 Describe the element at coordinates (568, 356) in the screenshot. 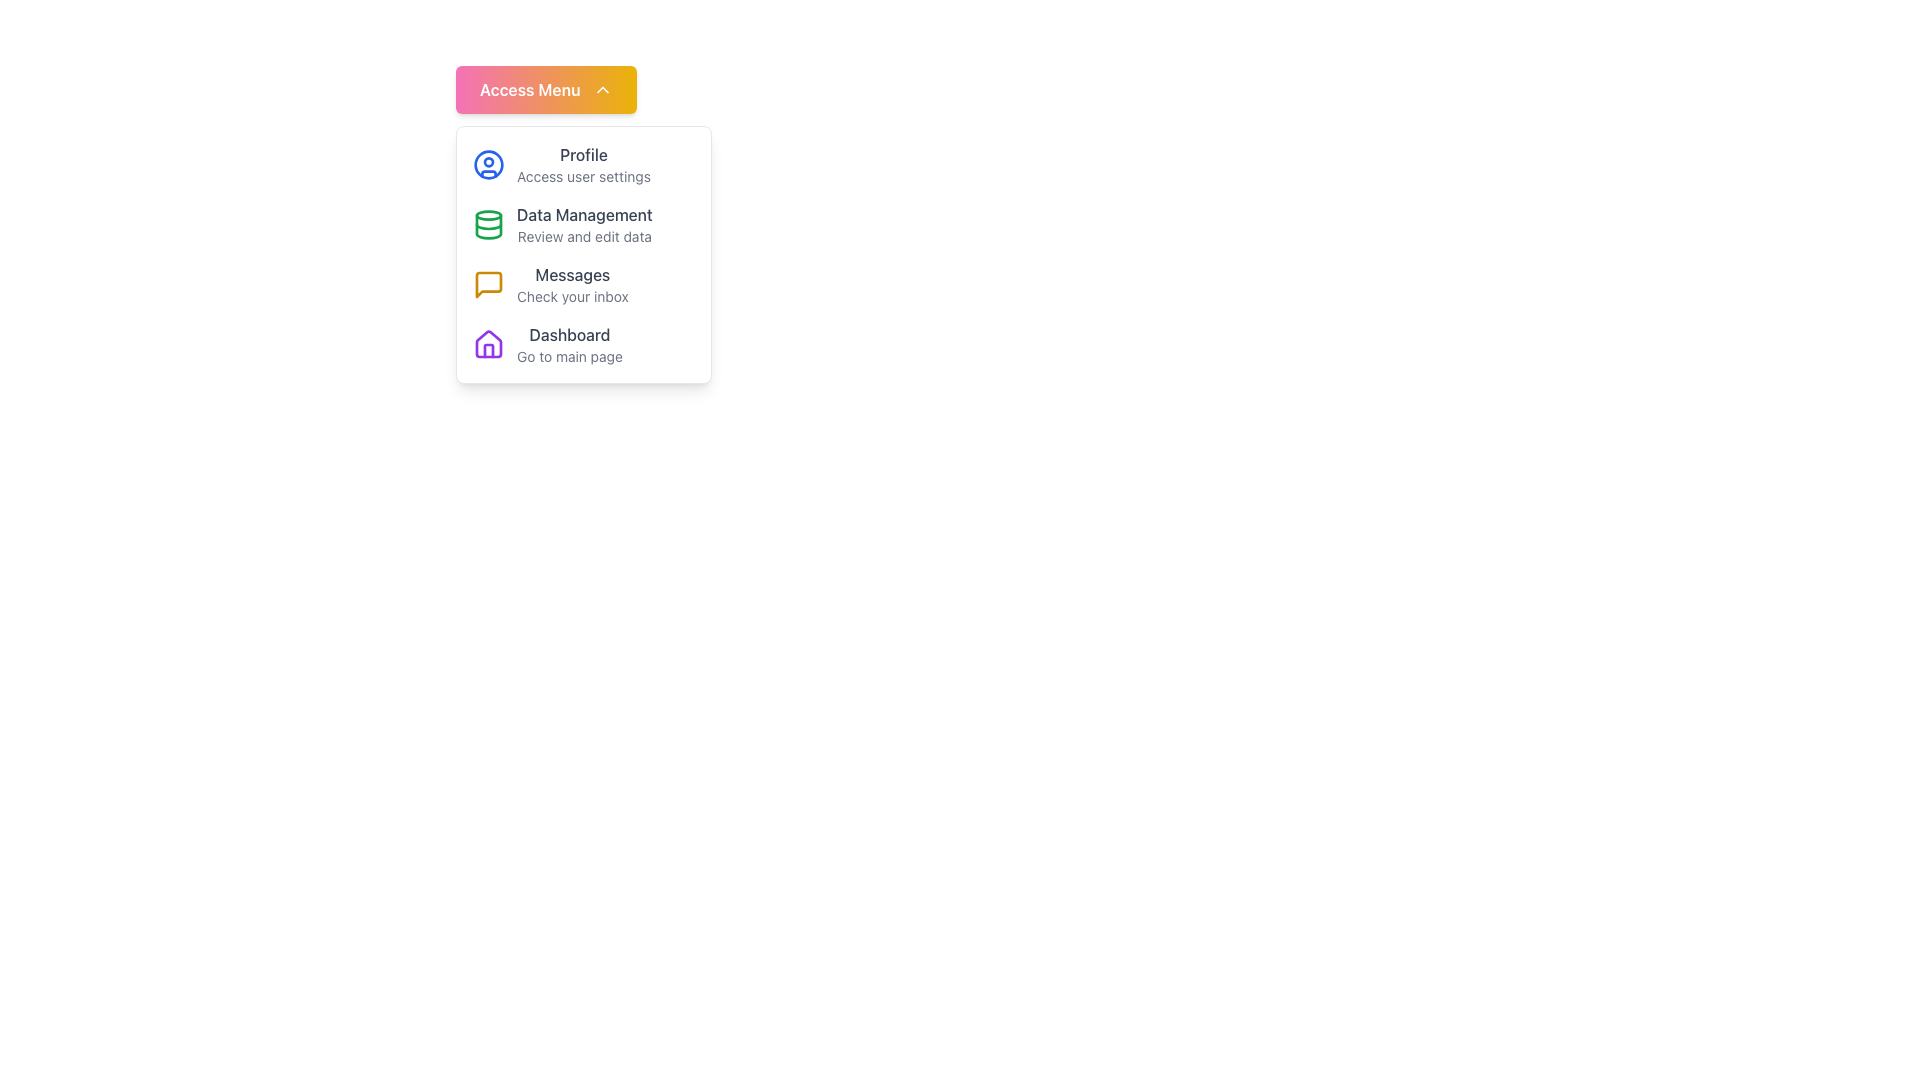

I see `the descriptive text 'Go to main page' located in the dropdown menu below the 'Dashboard' entry in the 'Access Menu' button` at that location.